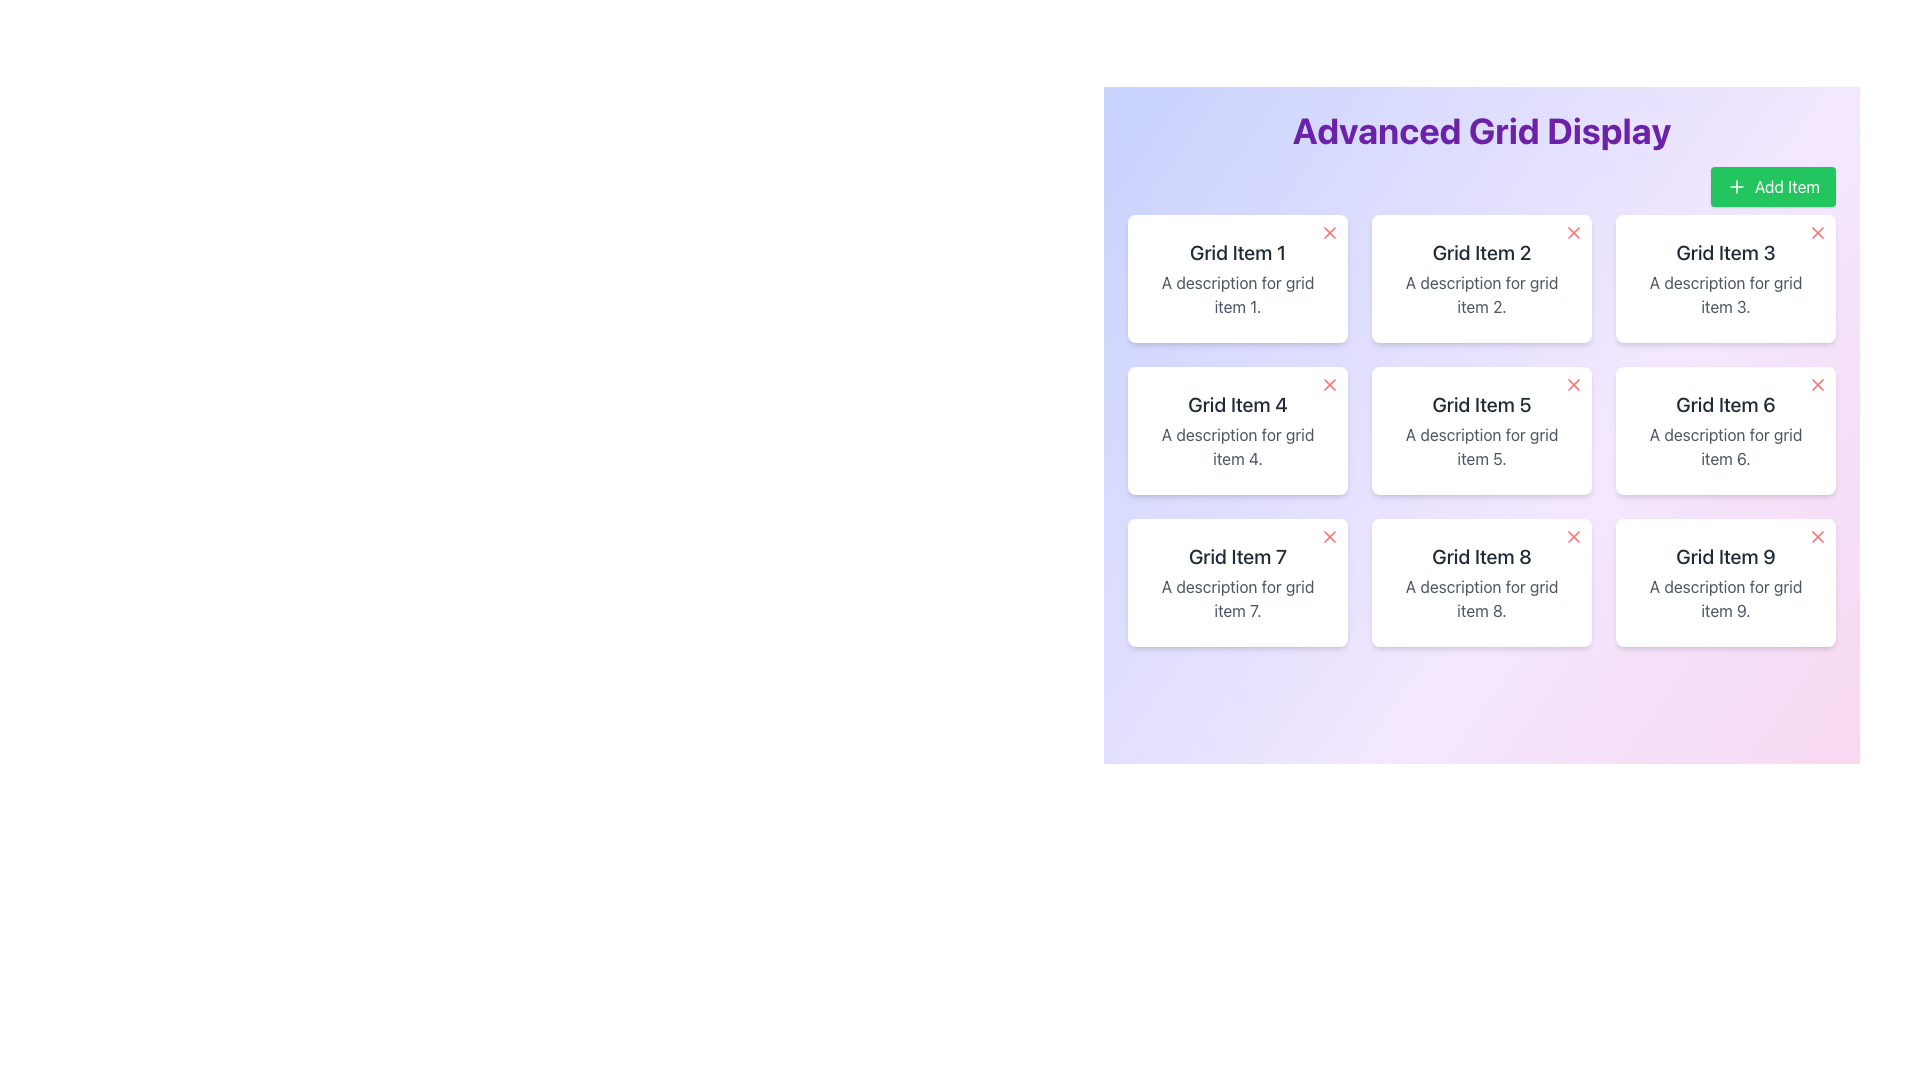  I want to click on the text label that provides additional details for 'Grid Item 9', positioned centrally beneath its title in the bottom-right card of the 3x3 grid layout, so click(1725, 597).